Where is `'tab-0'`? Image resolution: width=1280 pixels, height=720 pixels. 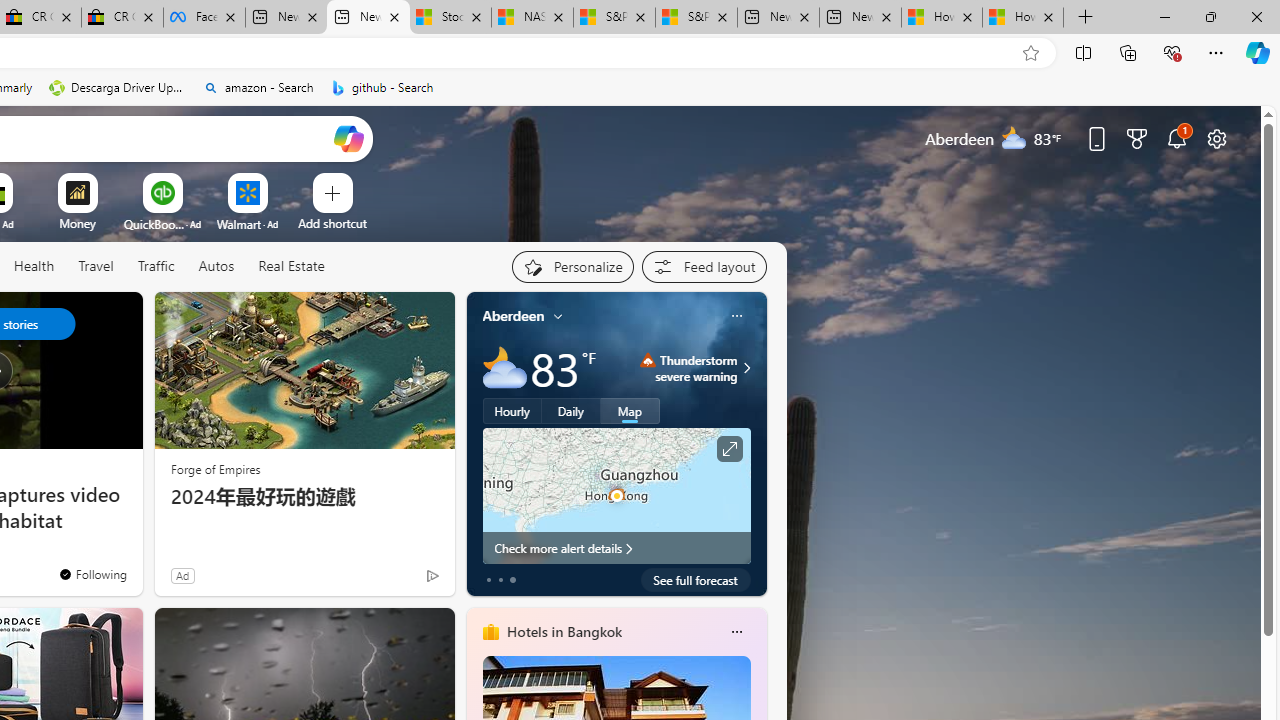 'tab-0' is located at coordinates (488, 579).